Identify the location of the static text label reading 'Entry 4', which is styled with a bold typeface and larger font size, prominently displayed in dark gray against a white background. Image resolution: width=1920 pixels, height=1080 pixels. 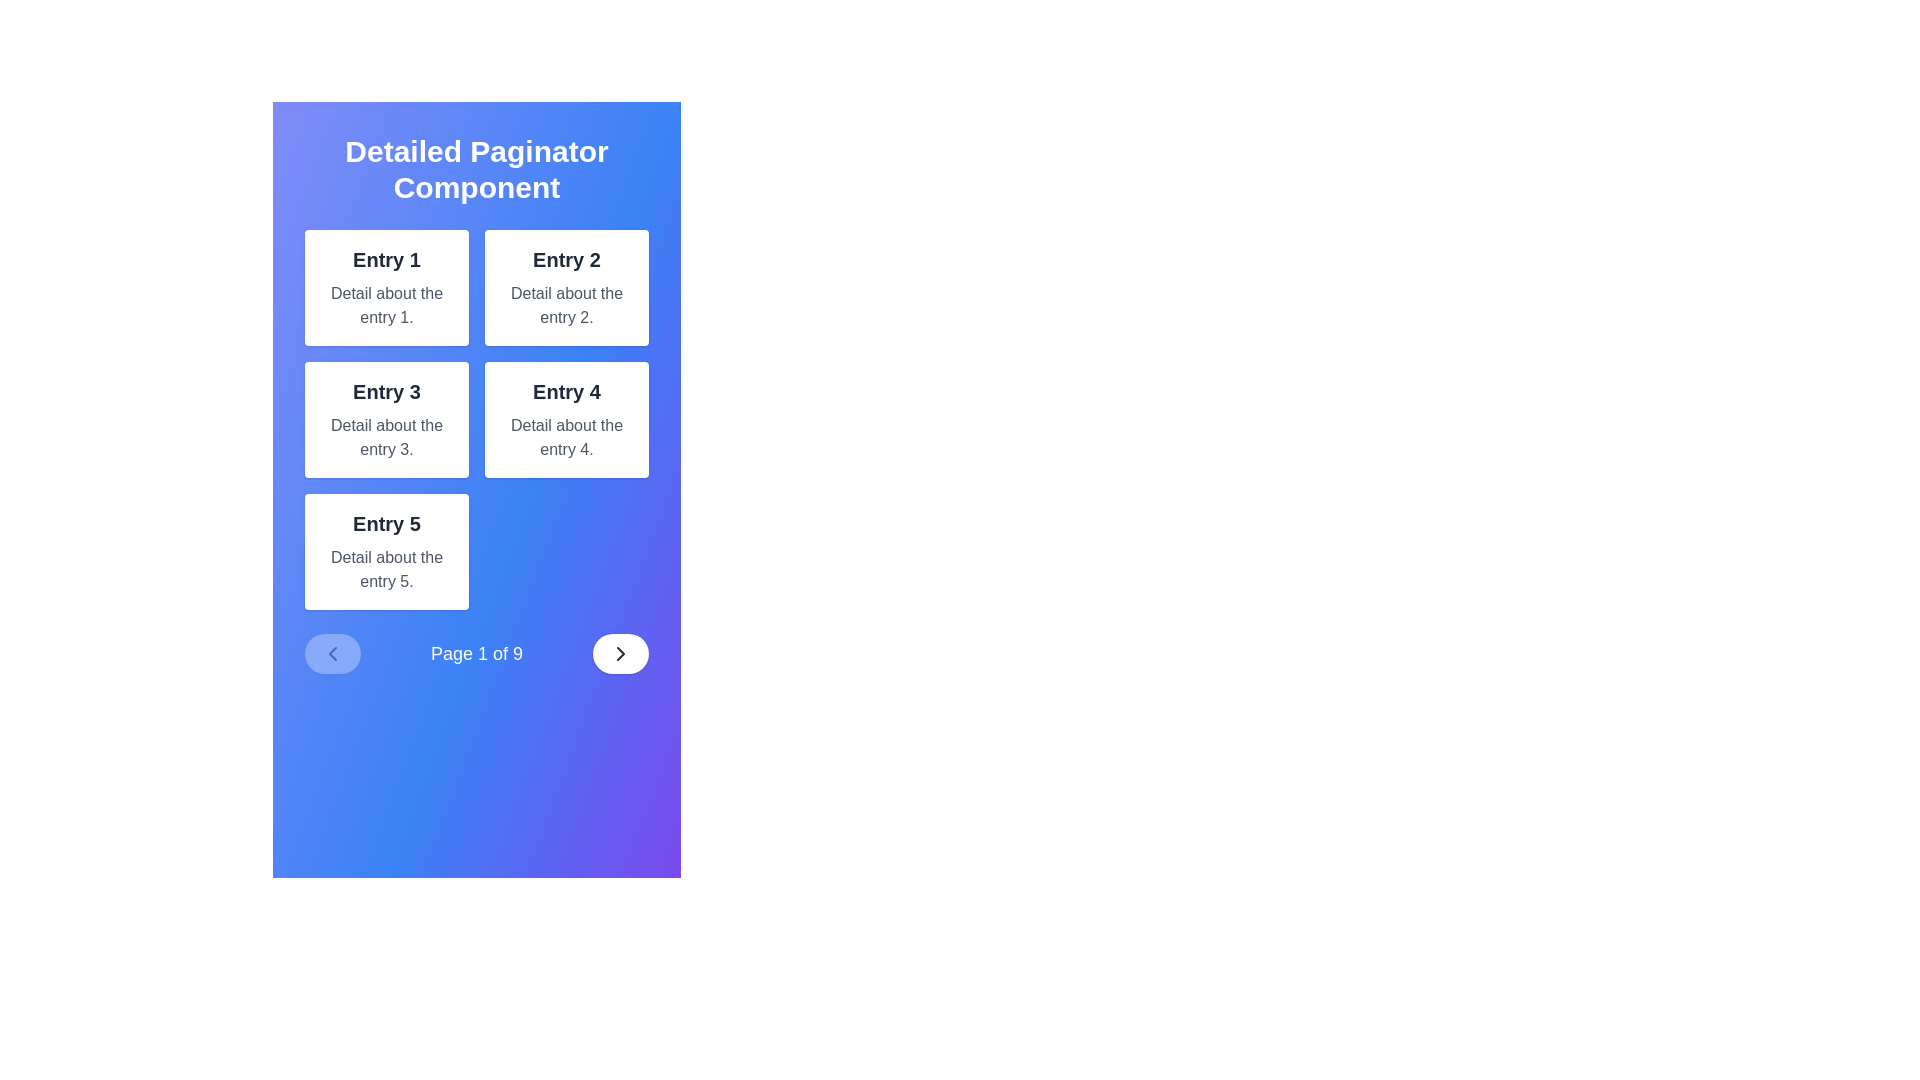
(565, 392).